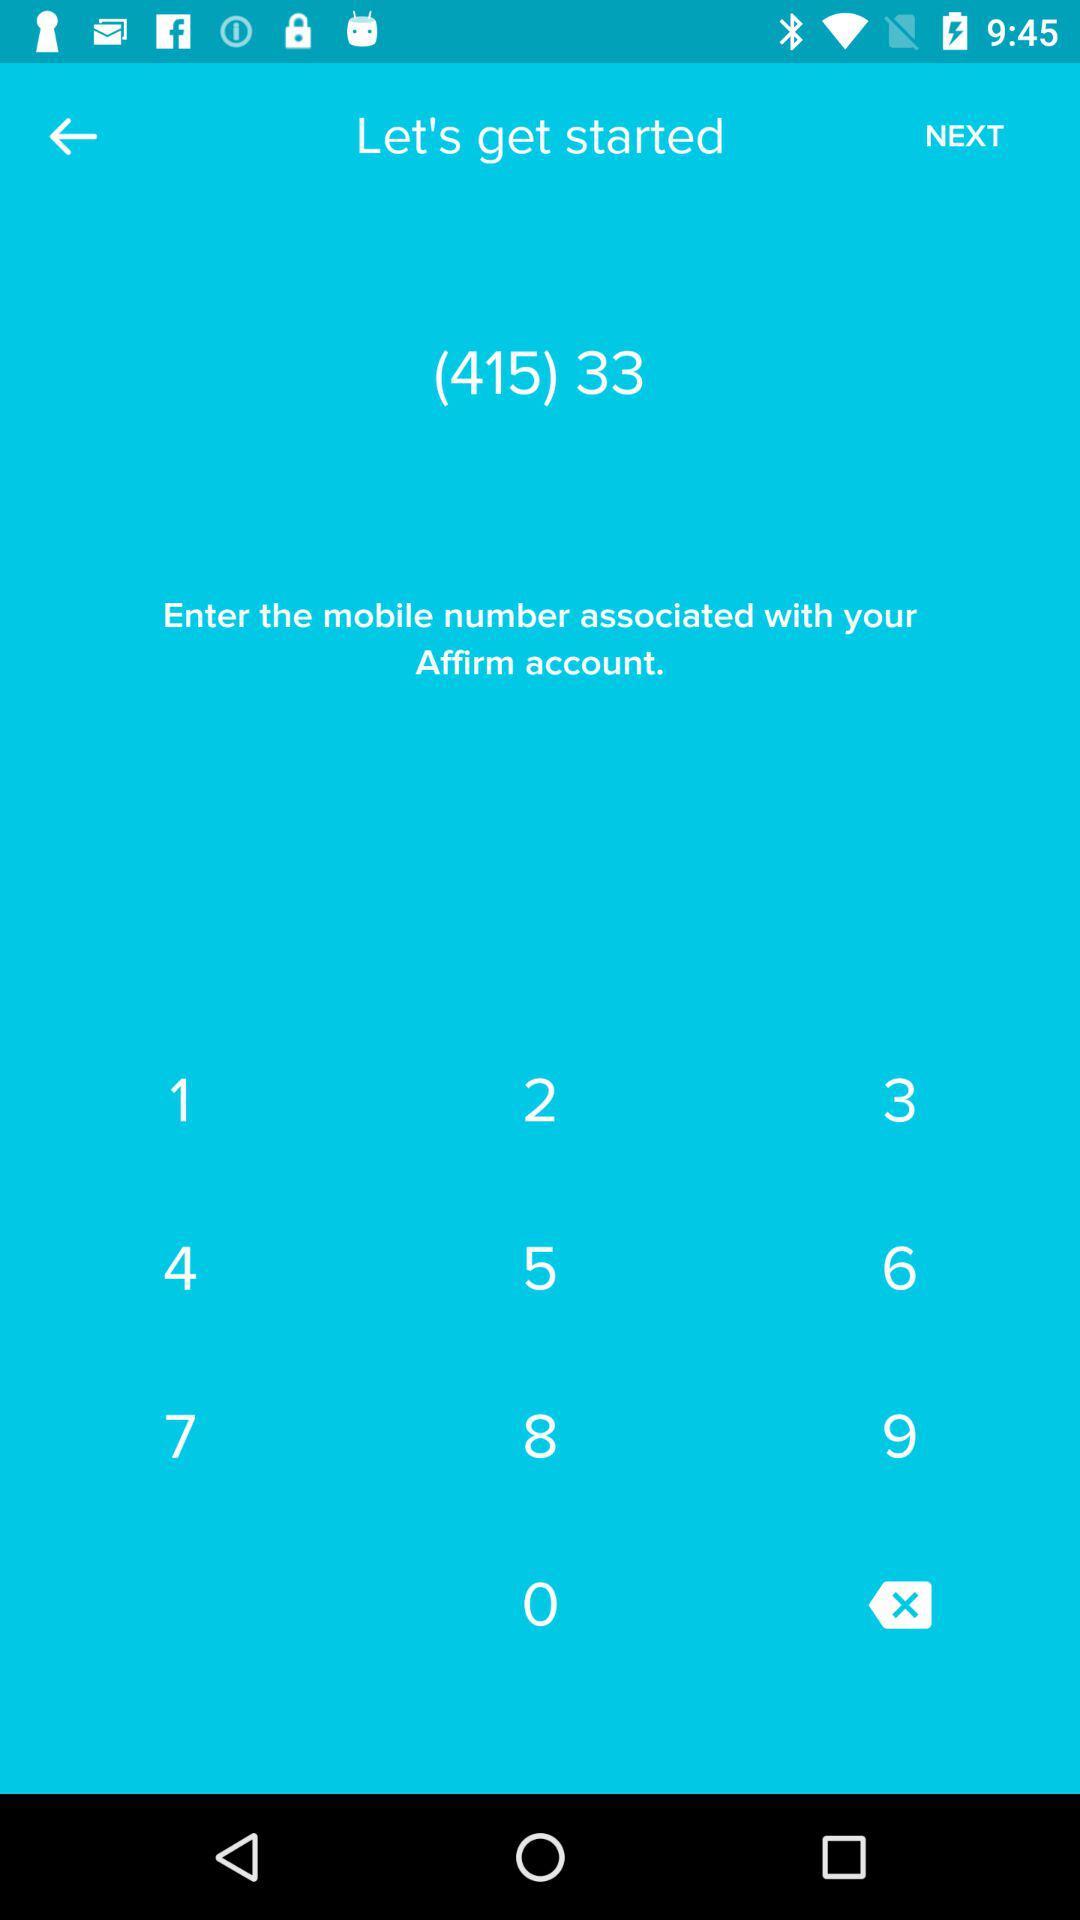 The image size is (1080, 1920). Describe the element at coordinates (898, 1099) in the screenshot. I see `icon below enter the mobile` at that location.